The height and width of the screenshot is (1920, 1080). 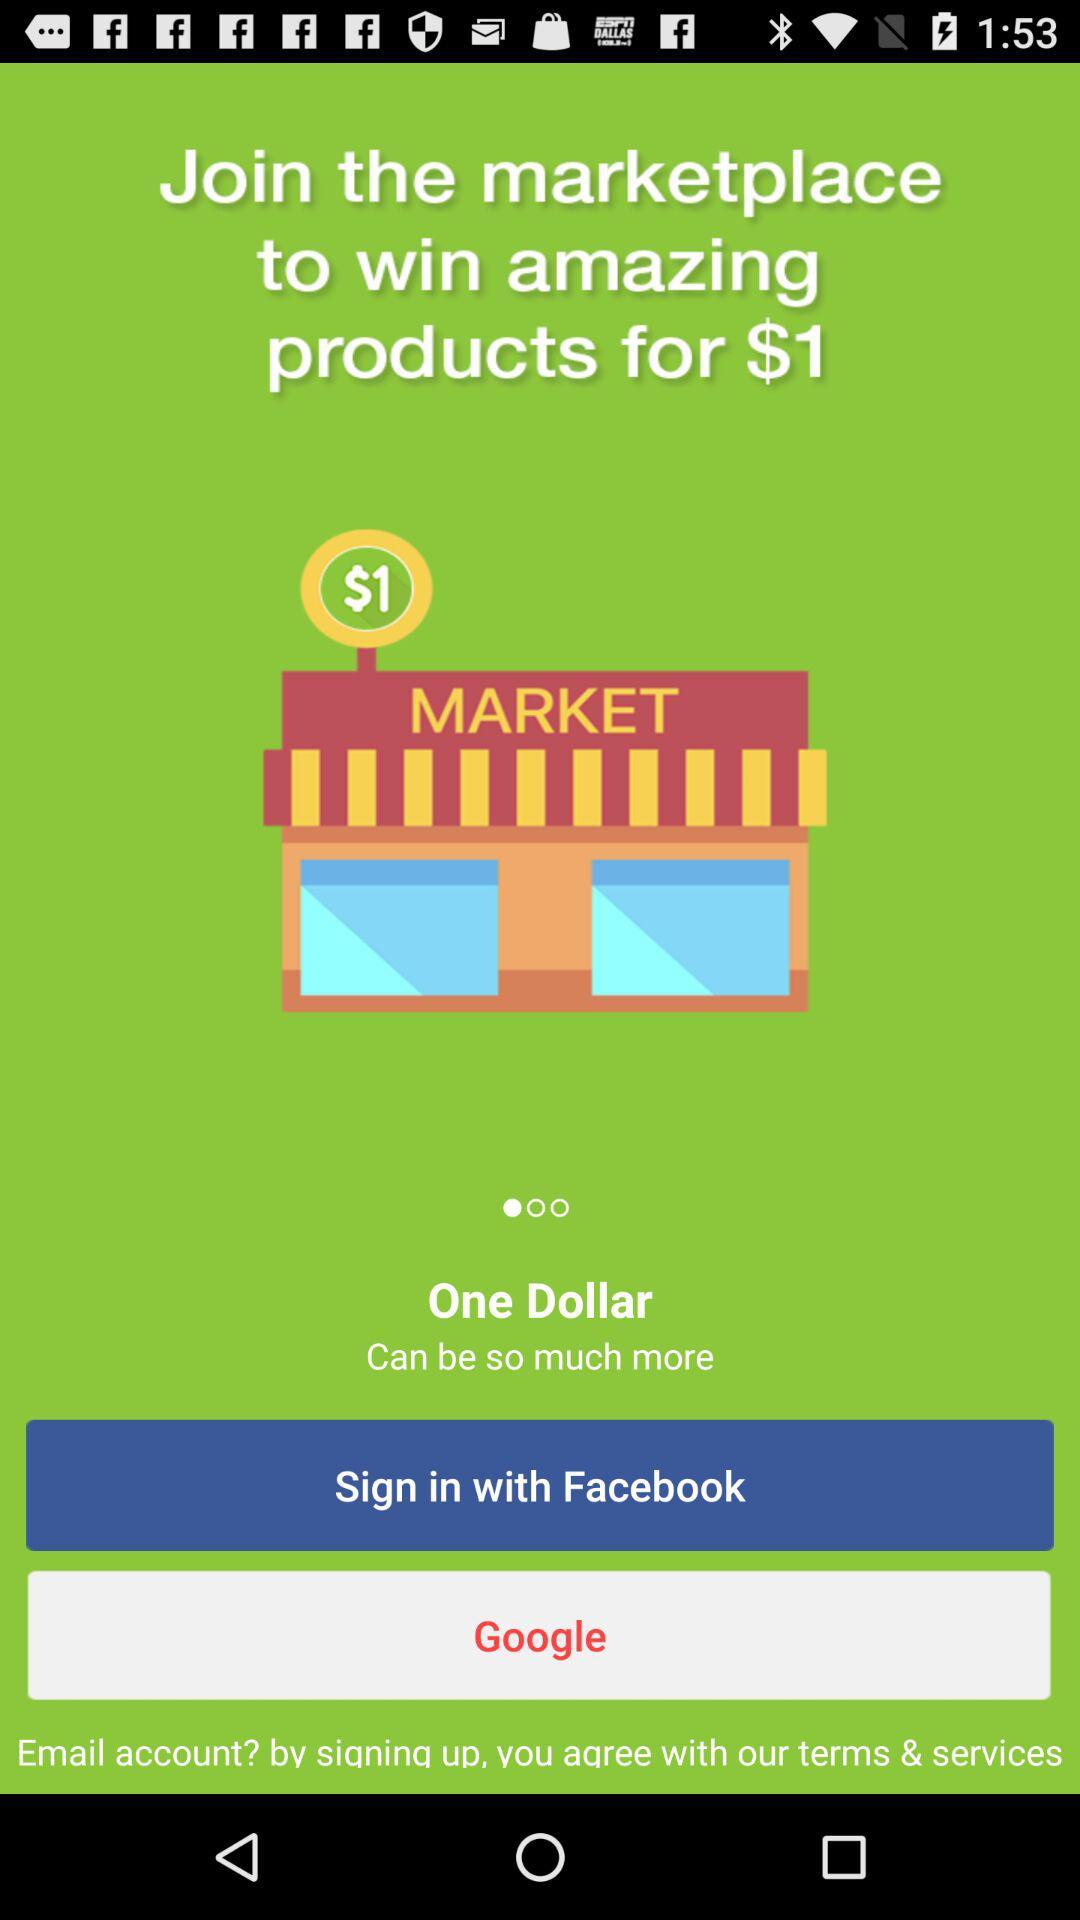 What do you see at coordinates (540, 1485) in the screenshot?
I see `item below can be so` at bounding box center [540, 1485].